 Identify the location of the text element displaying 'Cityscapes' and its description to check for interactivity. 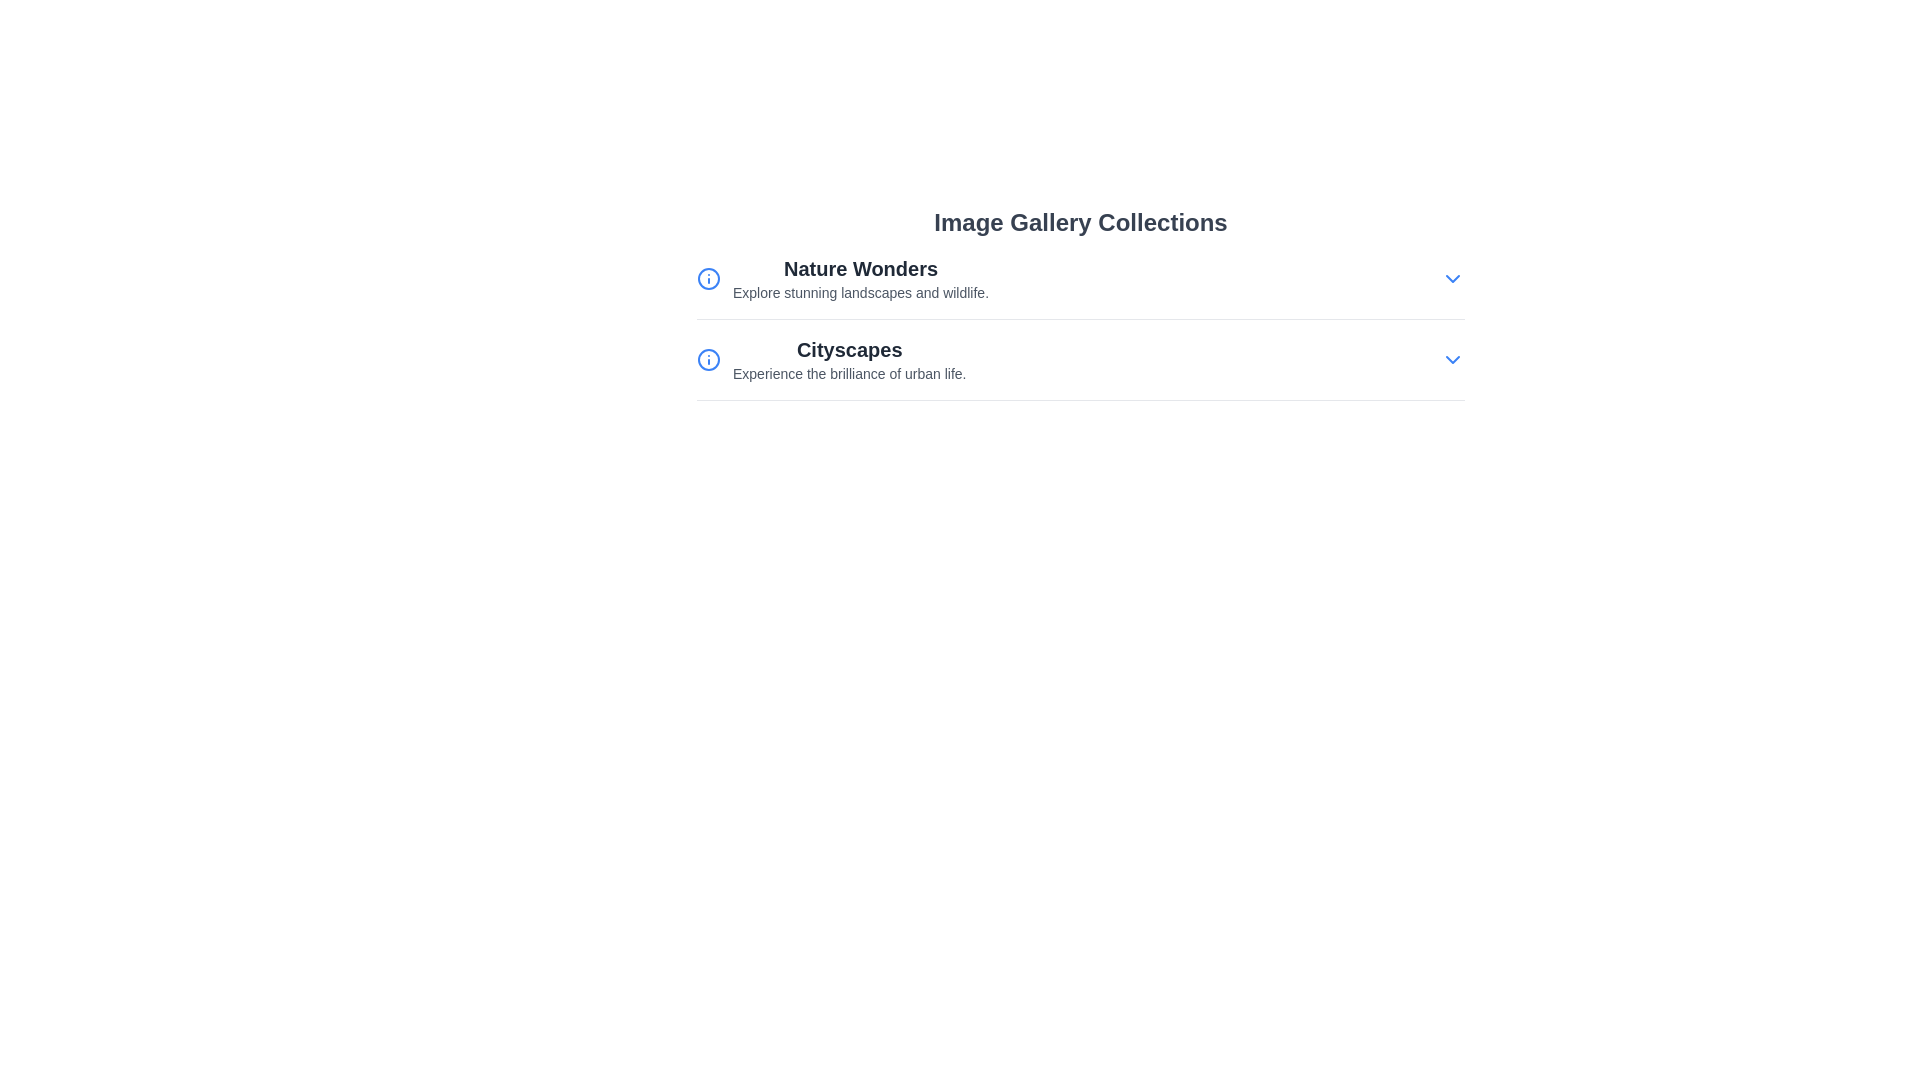
(849, 358).